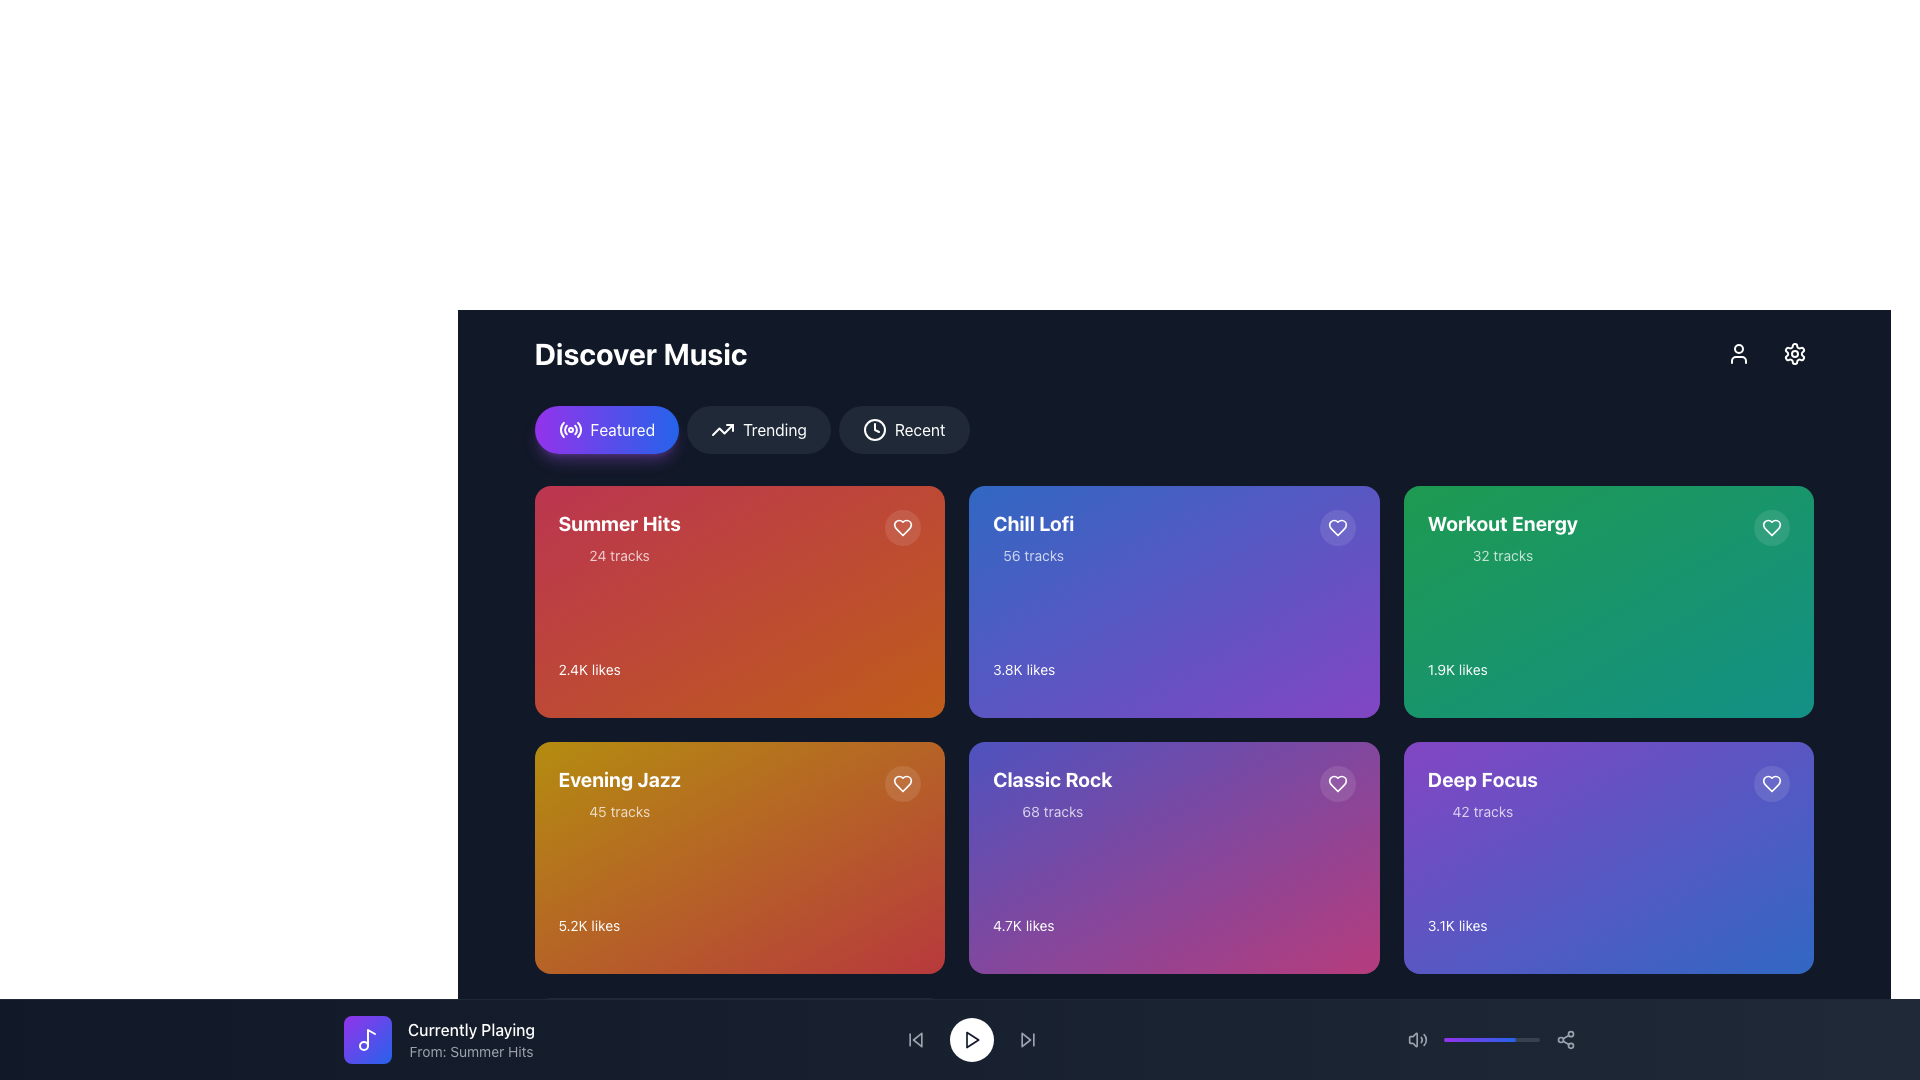  Describe the element at coordinates (722, 428) in the screenshot. I see `the zigzagging arrow icon in the top bar of the interface, which represents the 'Trending' segment, to trigger a tooltip or highlight` at that location.